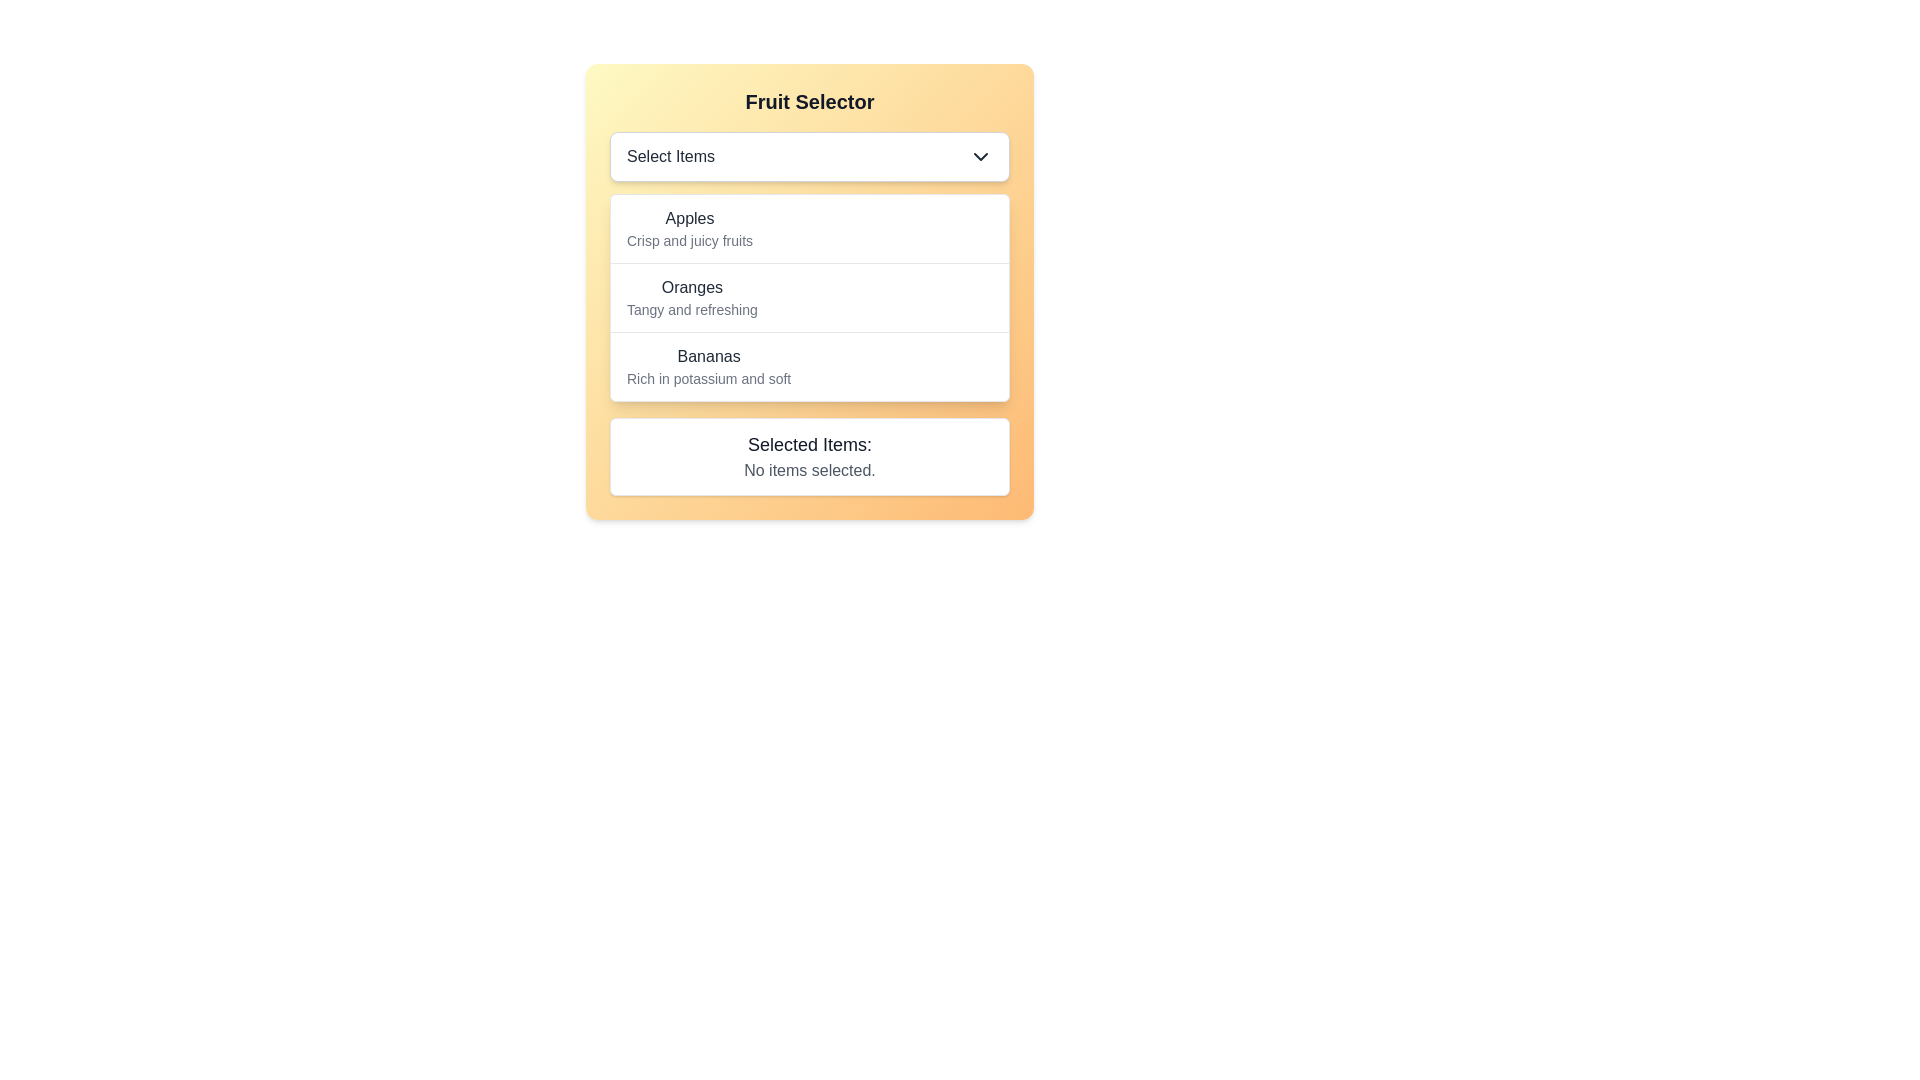 Image resolution: width=1920 pixels, height=1080 pixels. I want to click on to select the list item labeled 'Bananas' which is the third item in a vertical dropdown list, situated between 'Oranges' and the empty 'Selected Items' section, so click(810, 366).